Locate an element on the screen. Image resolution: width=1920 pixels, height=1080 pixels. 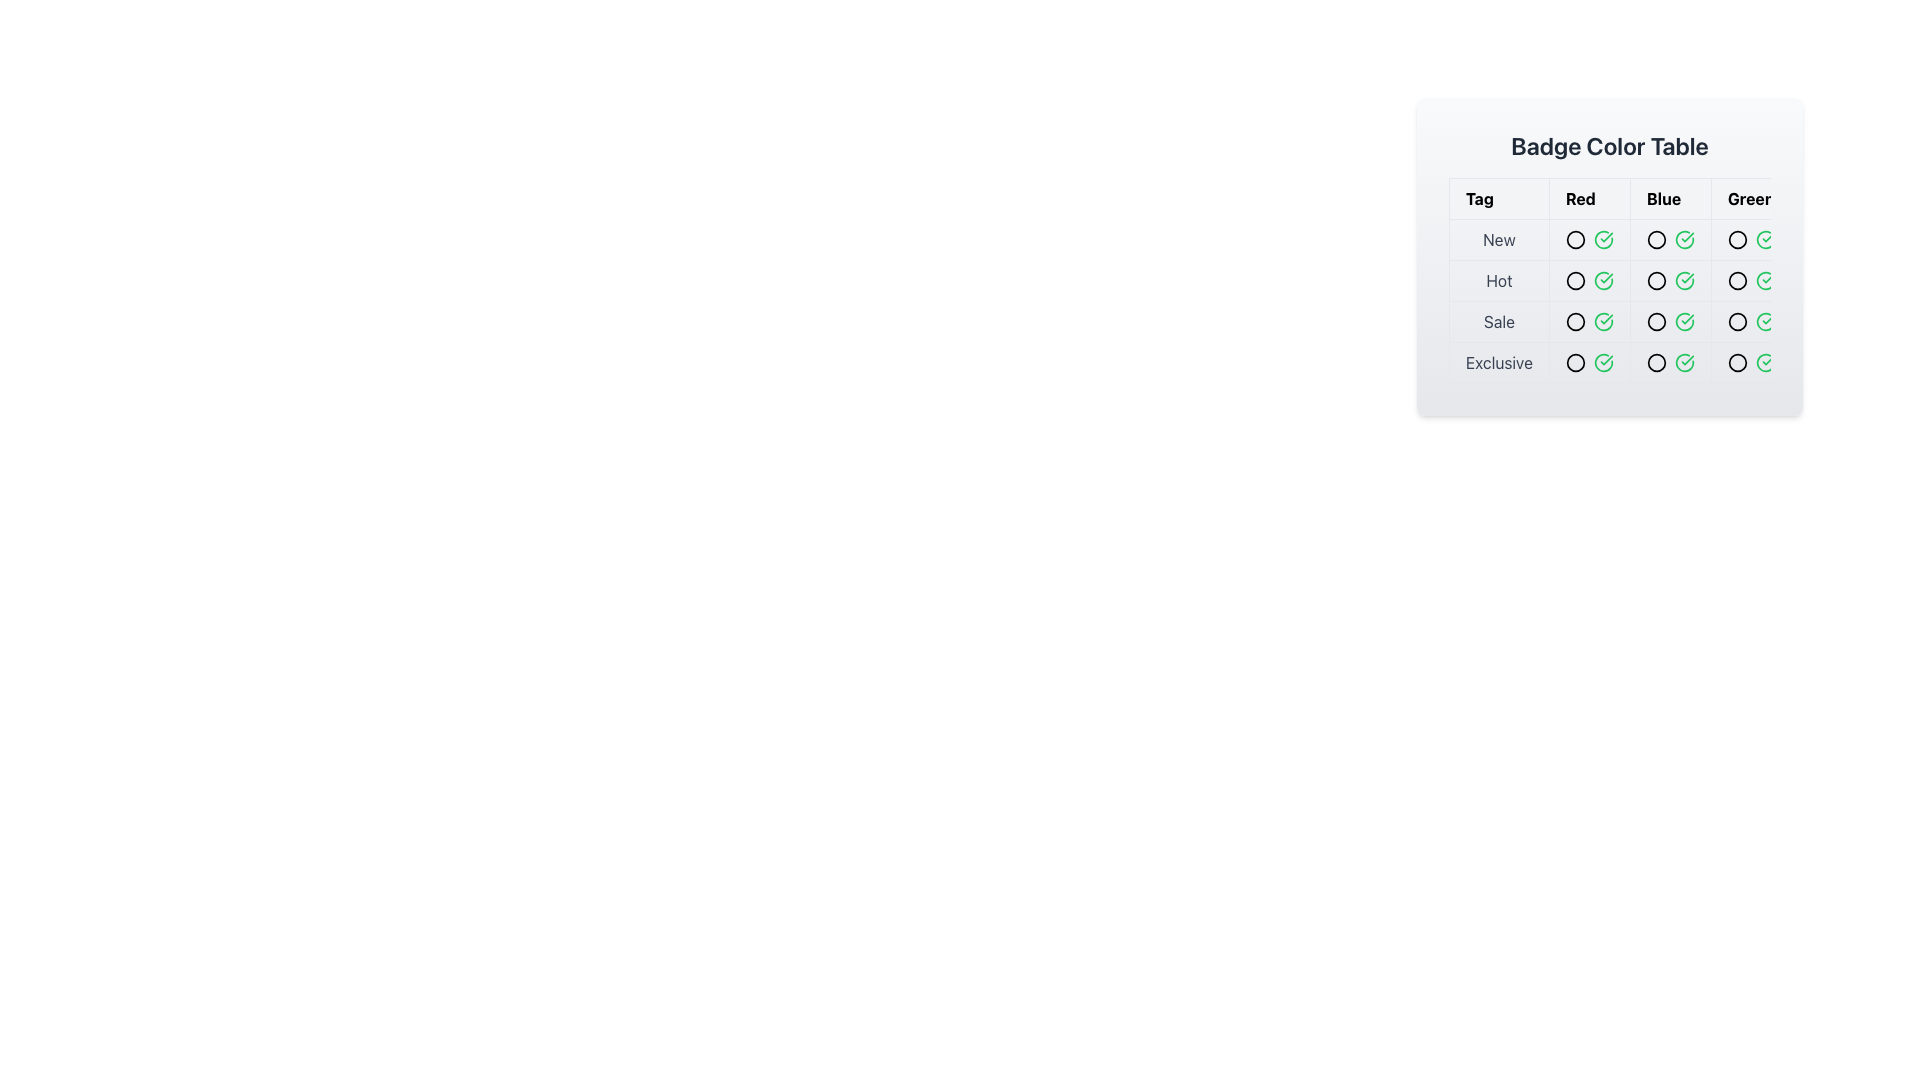
the circular icon in the 'Green' column aligned with the 'Sale' row in the 'Badge Color Table' for interaction is located at coordinates (1736, 320).